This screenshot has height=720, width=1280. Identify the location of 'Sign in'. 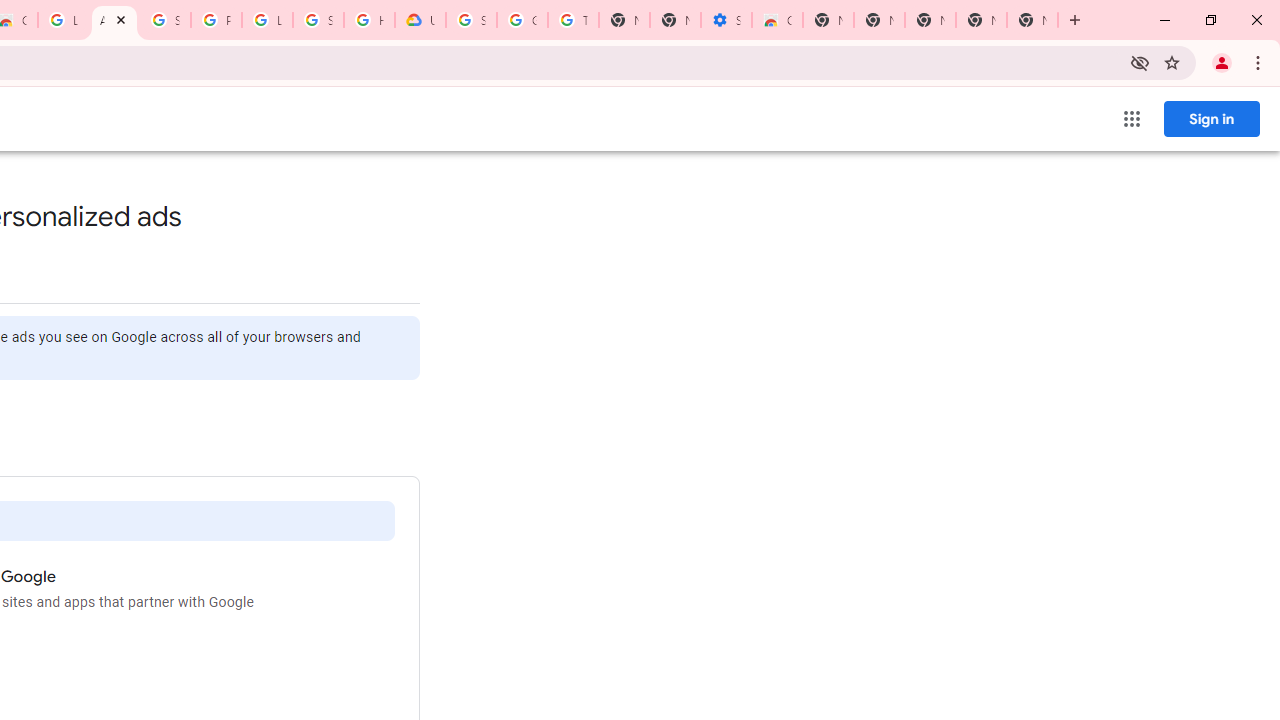
(1210, 118).